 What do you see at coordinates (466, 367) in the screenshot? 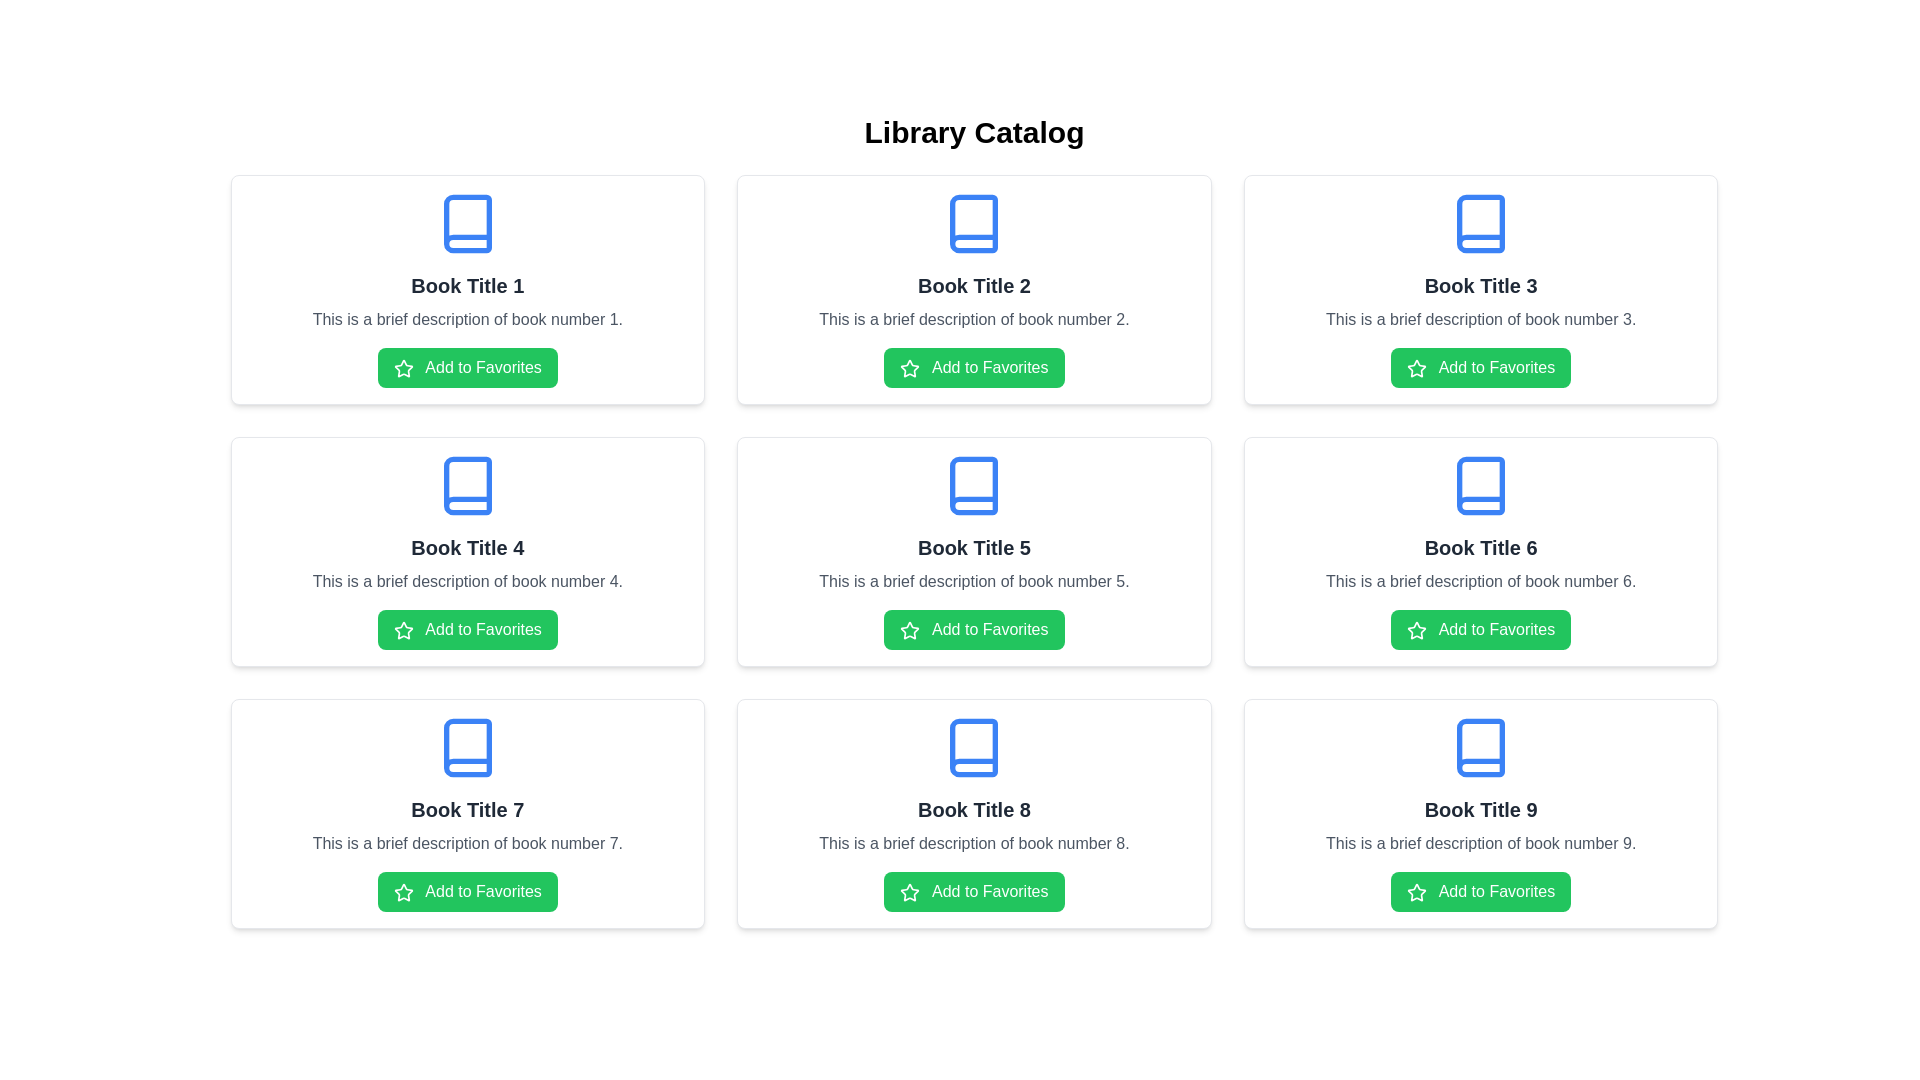
I see `the 'Add to Favorites' button located below the description of 'Book Title 1'` at bounding box center [466, 367].